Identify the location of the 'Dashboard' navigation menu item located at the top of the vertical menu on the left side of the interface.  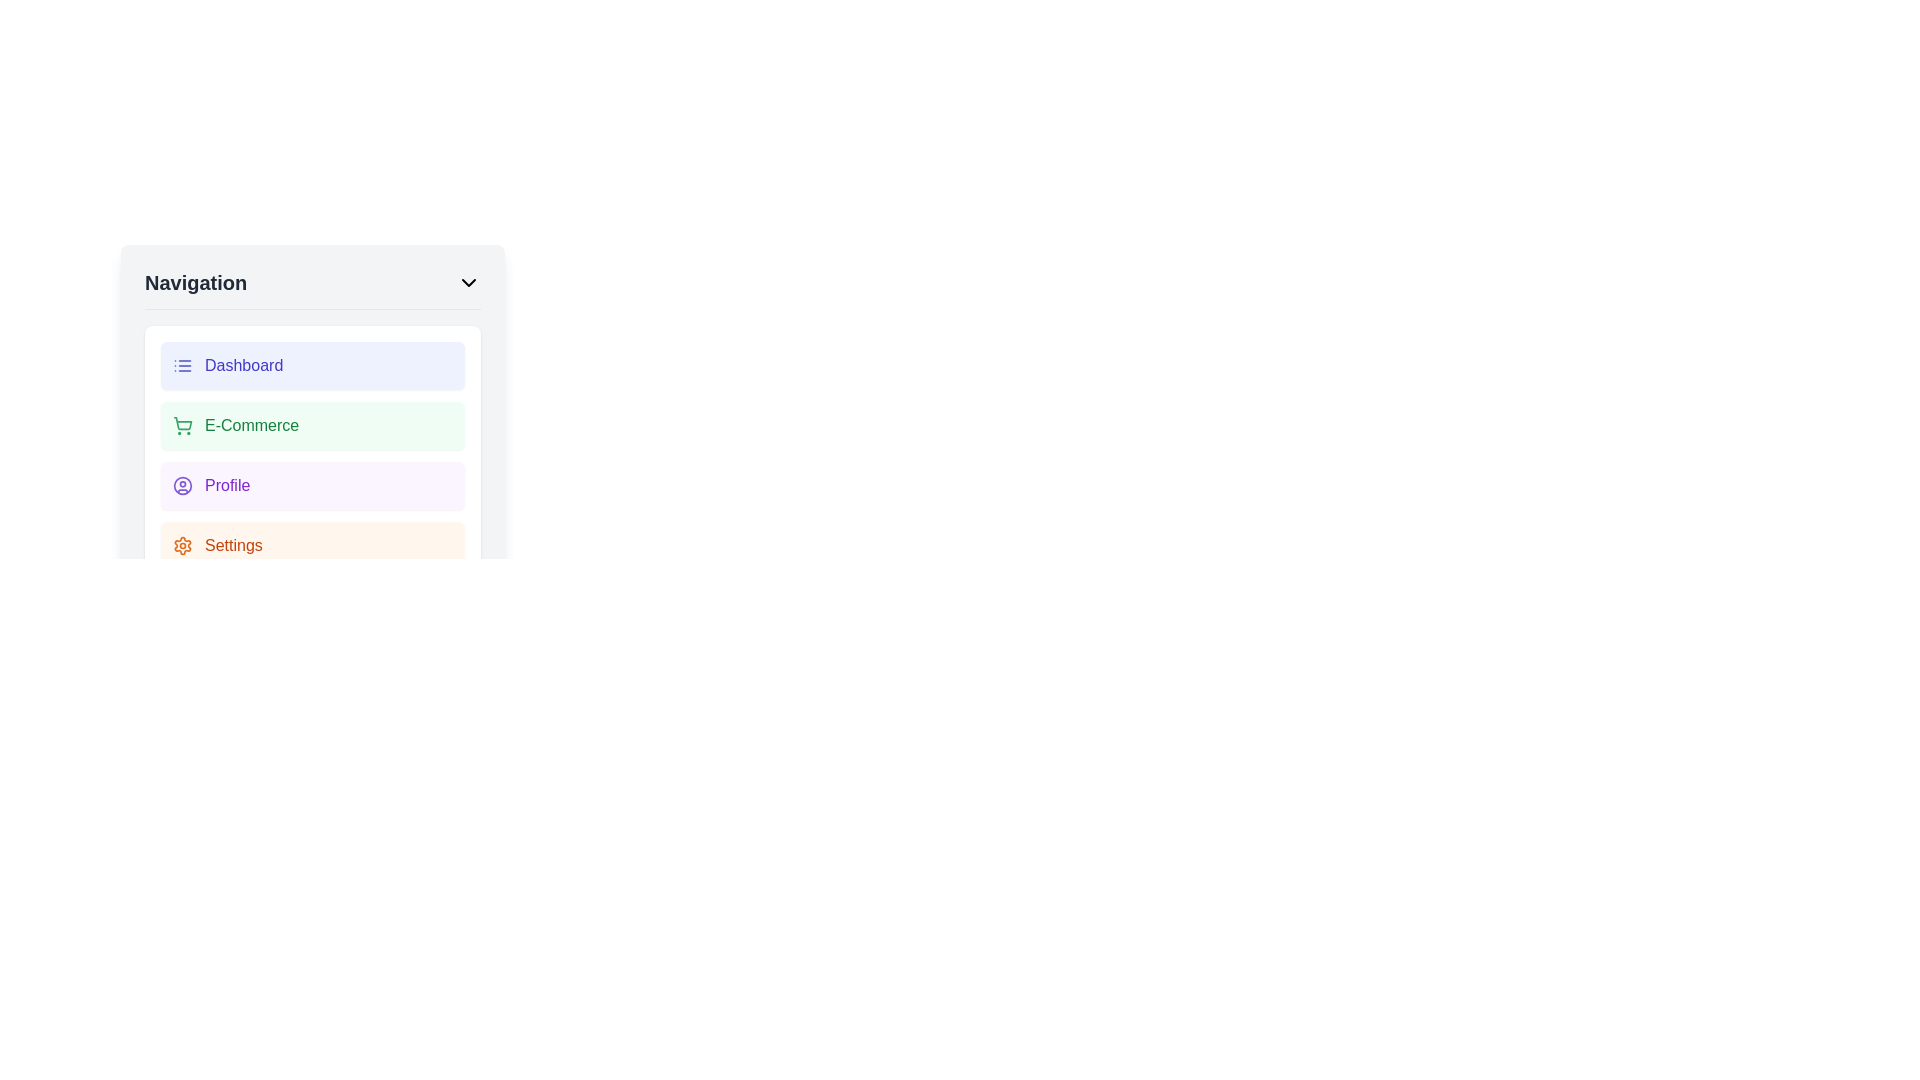
(311, 366).